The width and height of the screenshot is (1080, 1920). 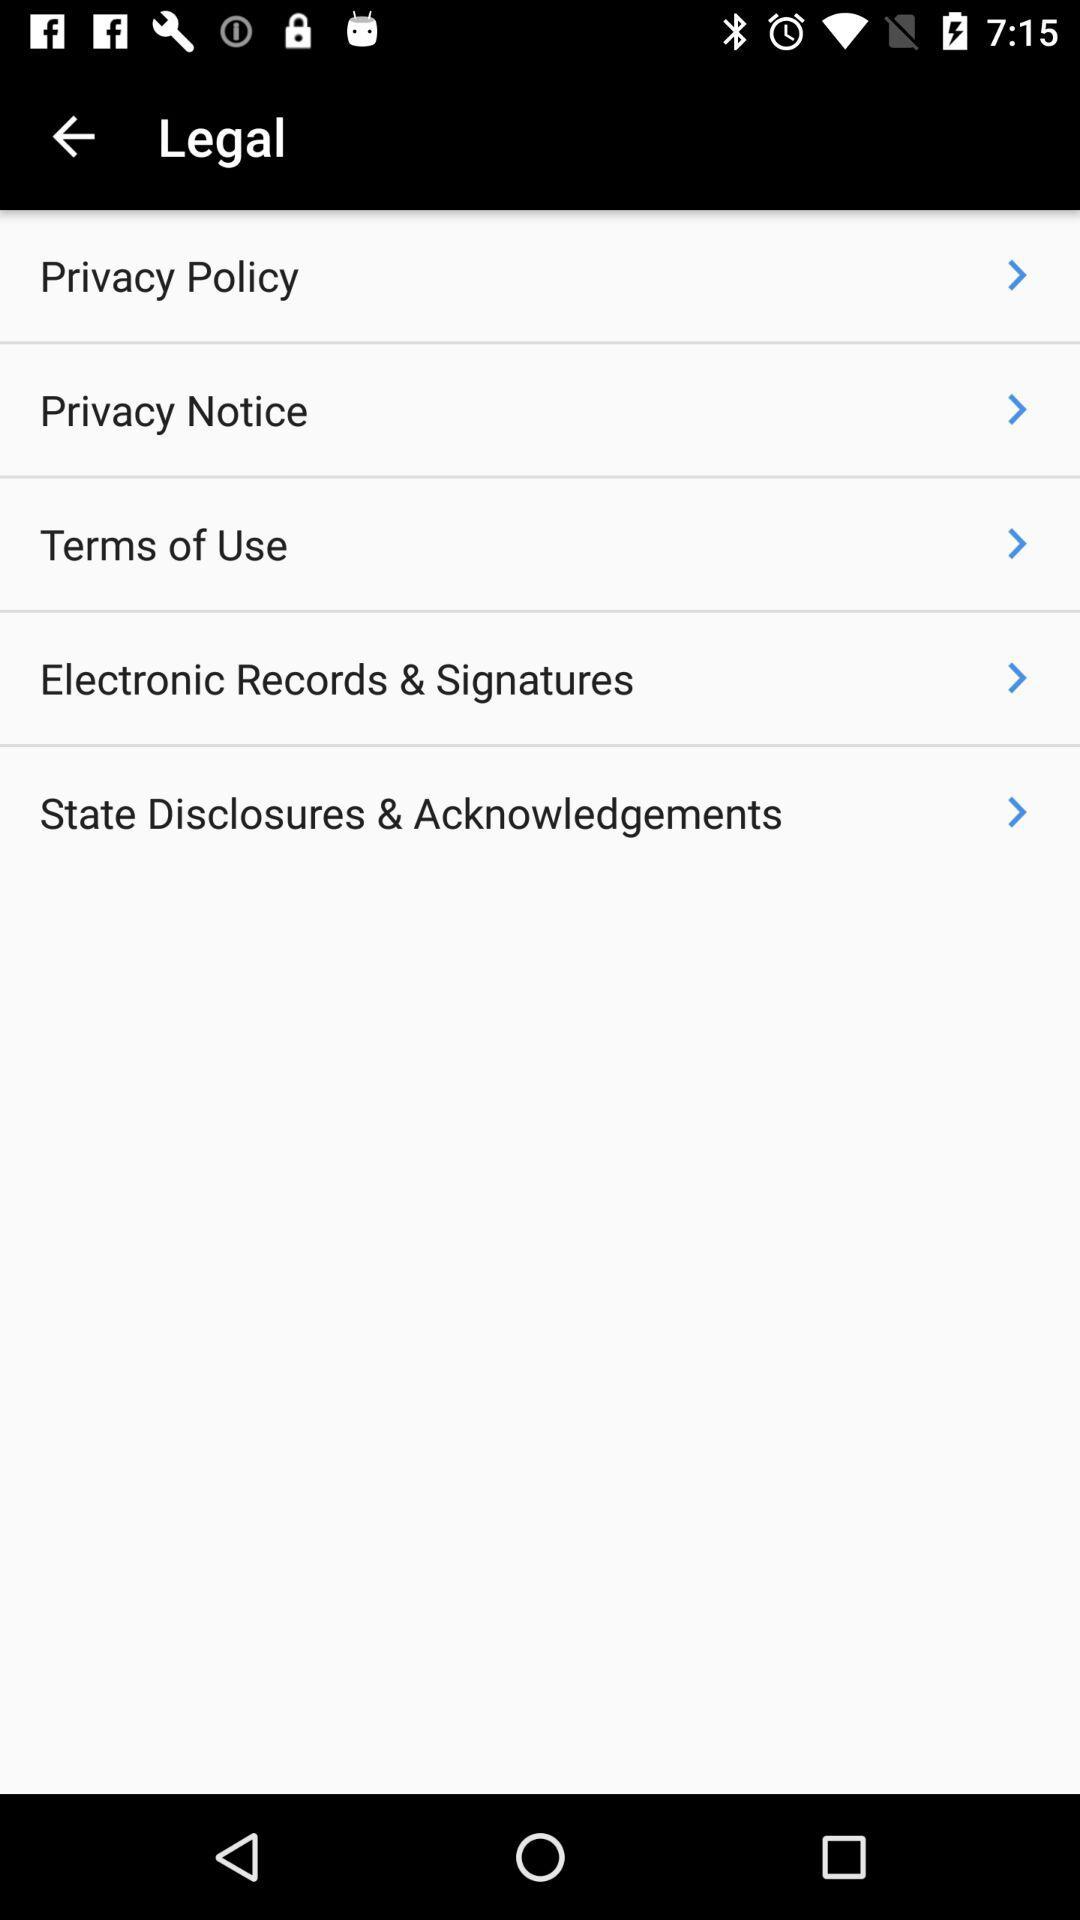 What do you see at coordinates (168, 274) in the screenshot?
I see `the icon above privacy notice item` at bounding box center [168, 274].